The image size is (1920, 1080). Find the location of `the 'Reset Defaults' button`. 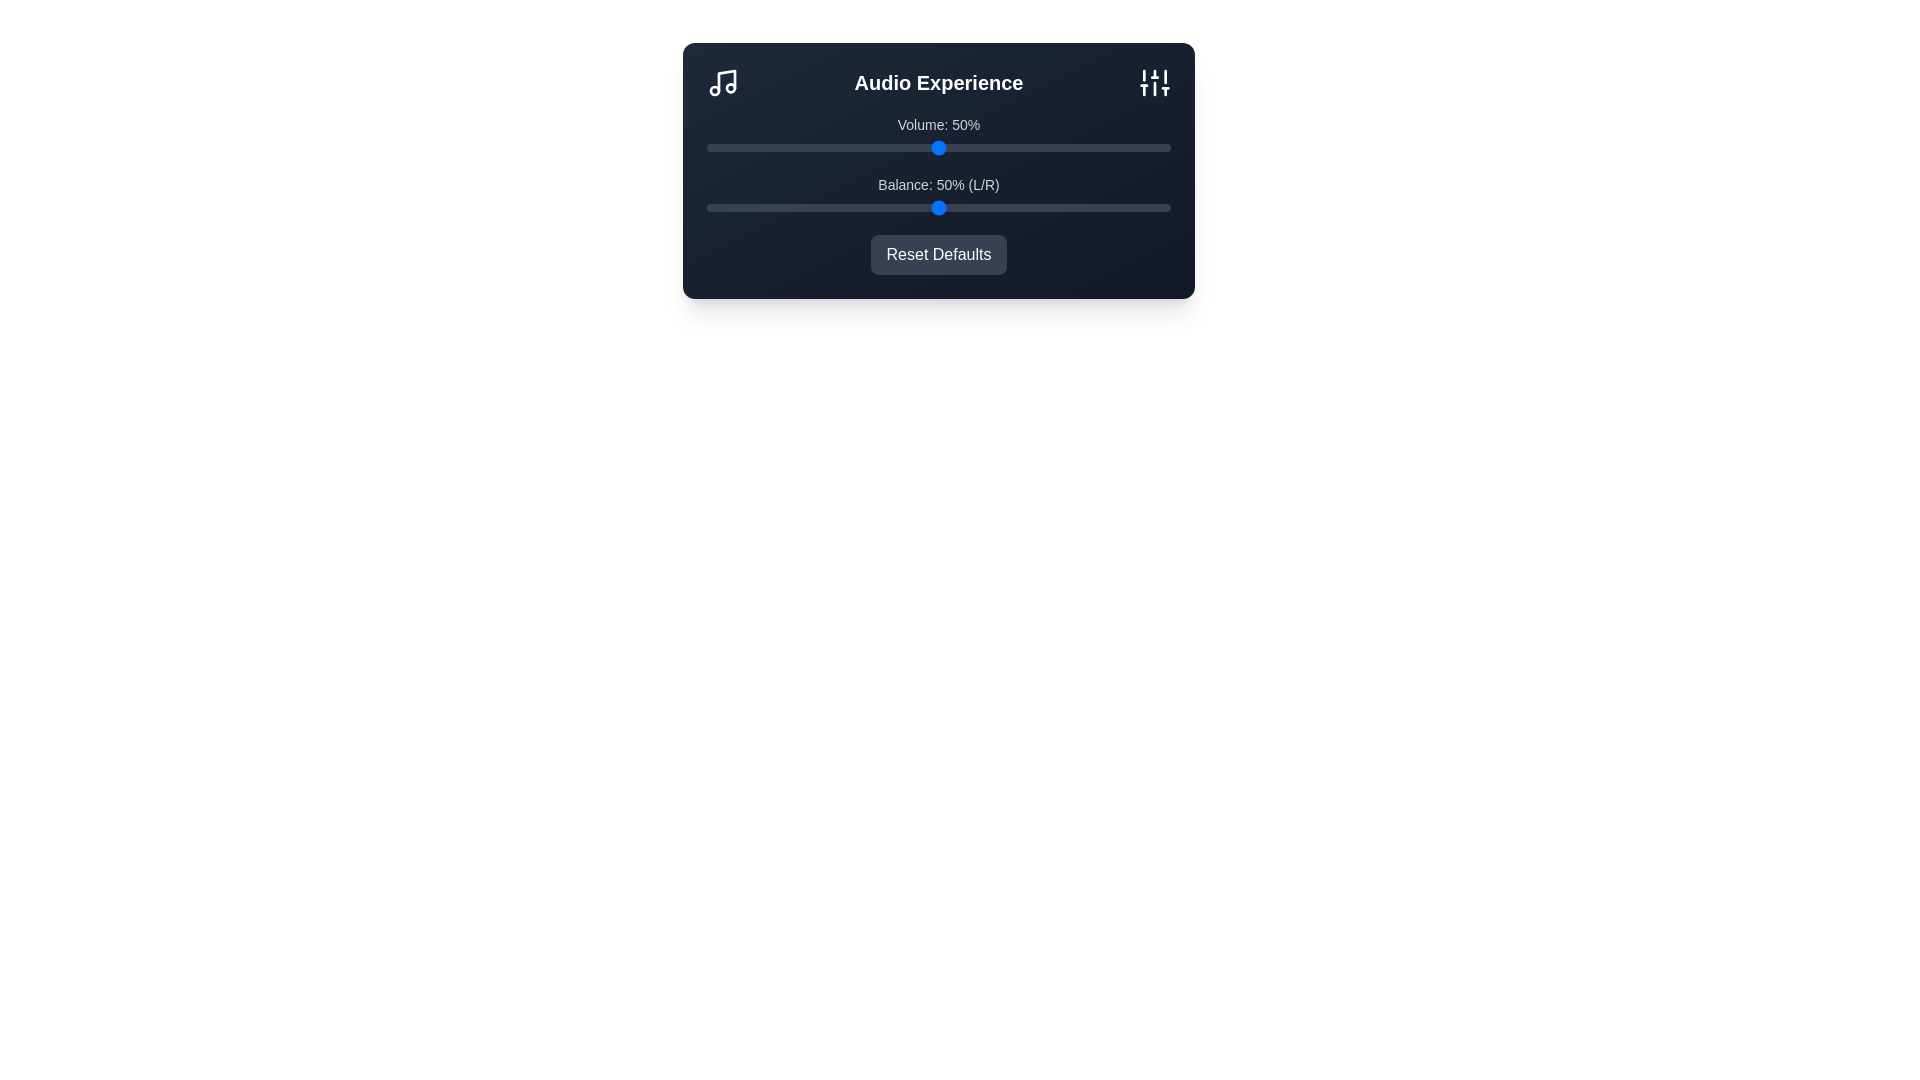

the 'Reset Defaults' button is located at coordinates (938, 253).